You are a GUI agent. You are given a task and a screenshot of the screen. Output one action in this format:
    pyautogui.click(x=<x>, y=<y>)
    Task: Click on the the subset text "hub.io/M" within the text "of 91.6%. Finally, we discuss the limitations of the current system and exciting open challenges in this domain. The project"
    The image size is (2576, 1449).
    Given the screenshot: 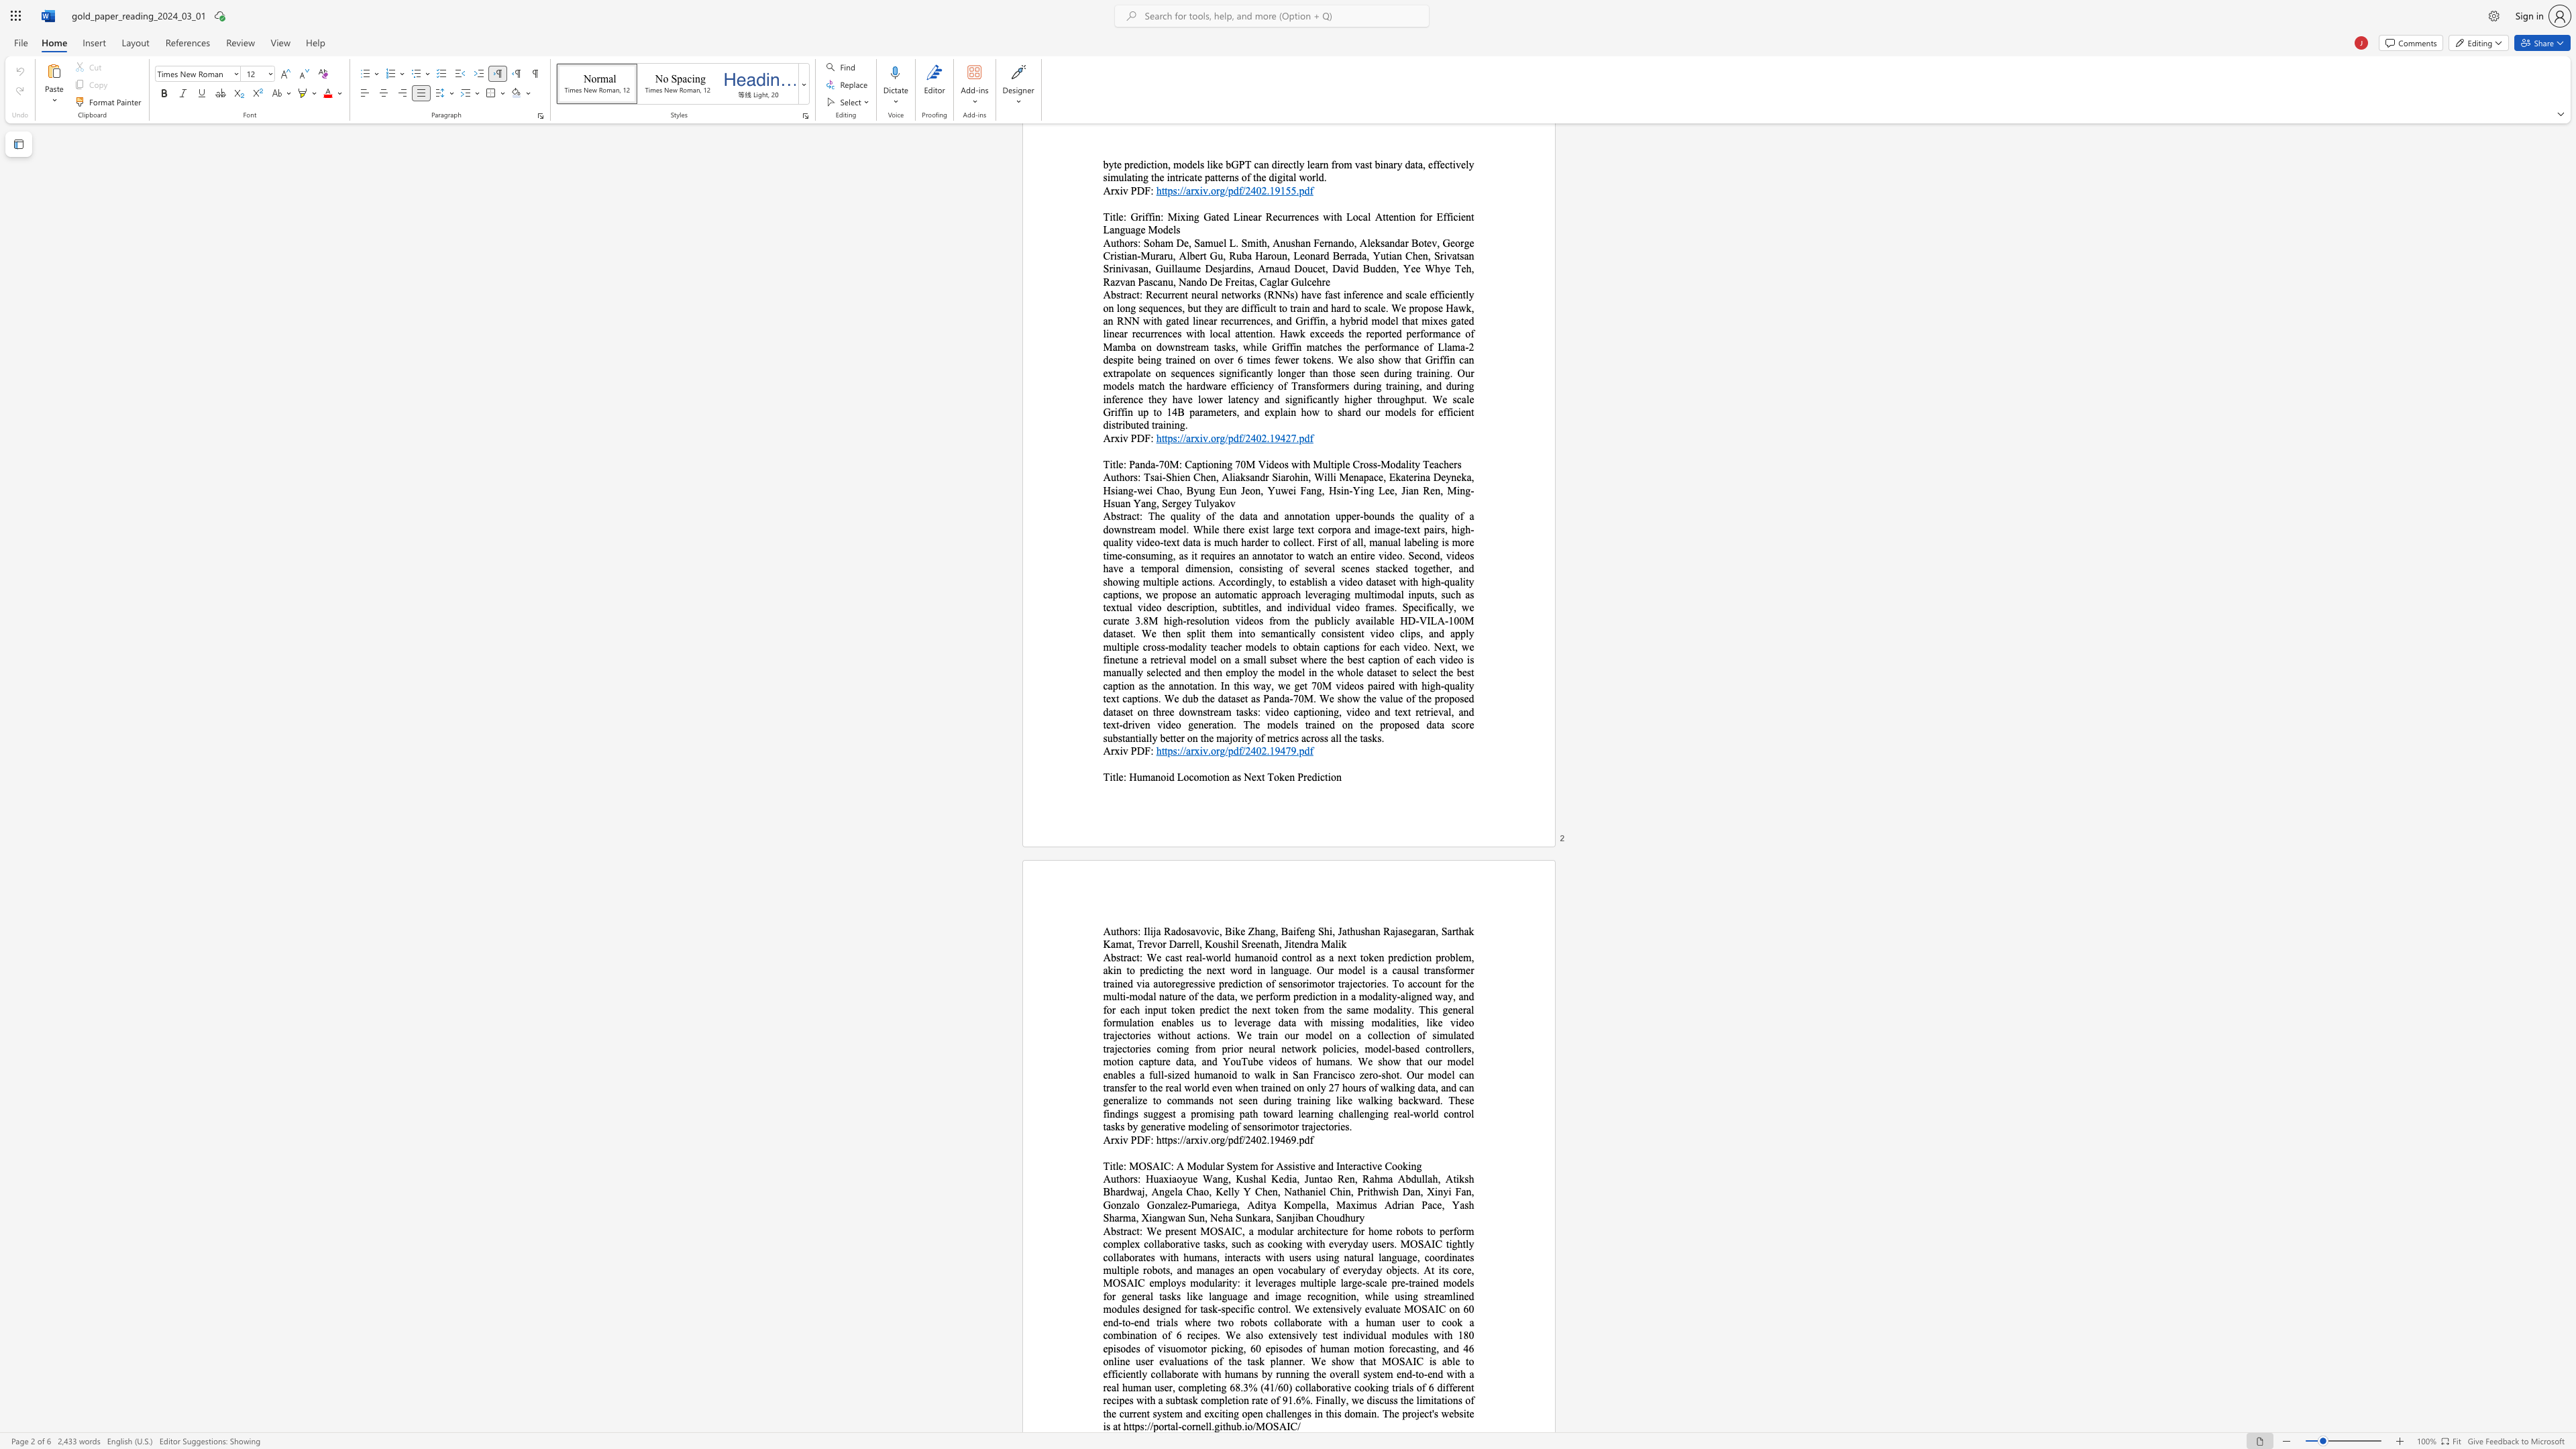 What is the action you would take?
    pyautogui.click(x=1226, y=1426)
    